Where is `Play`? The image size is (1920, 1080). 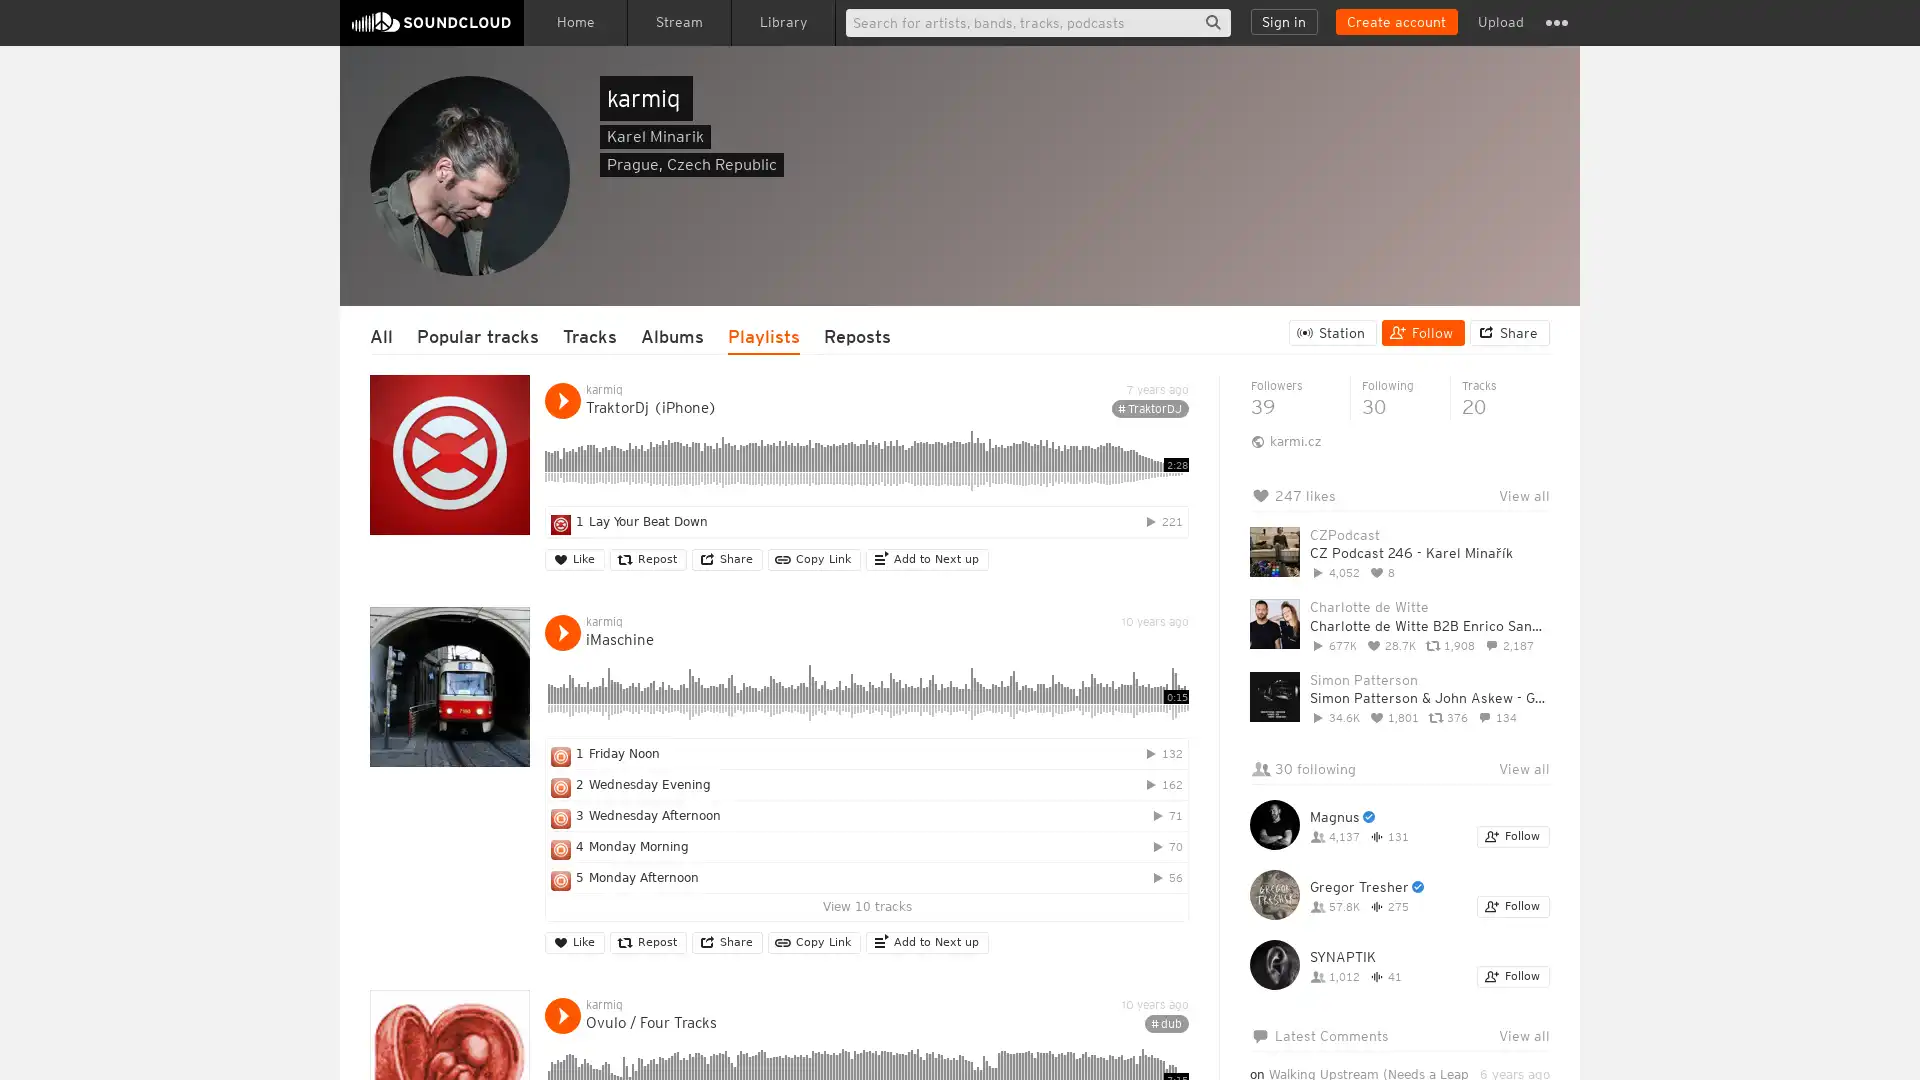 Play is located at coordinates (561, 401).